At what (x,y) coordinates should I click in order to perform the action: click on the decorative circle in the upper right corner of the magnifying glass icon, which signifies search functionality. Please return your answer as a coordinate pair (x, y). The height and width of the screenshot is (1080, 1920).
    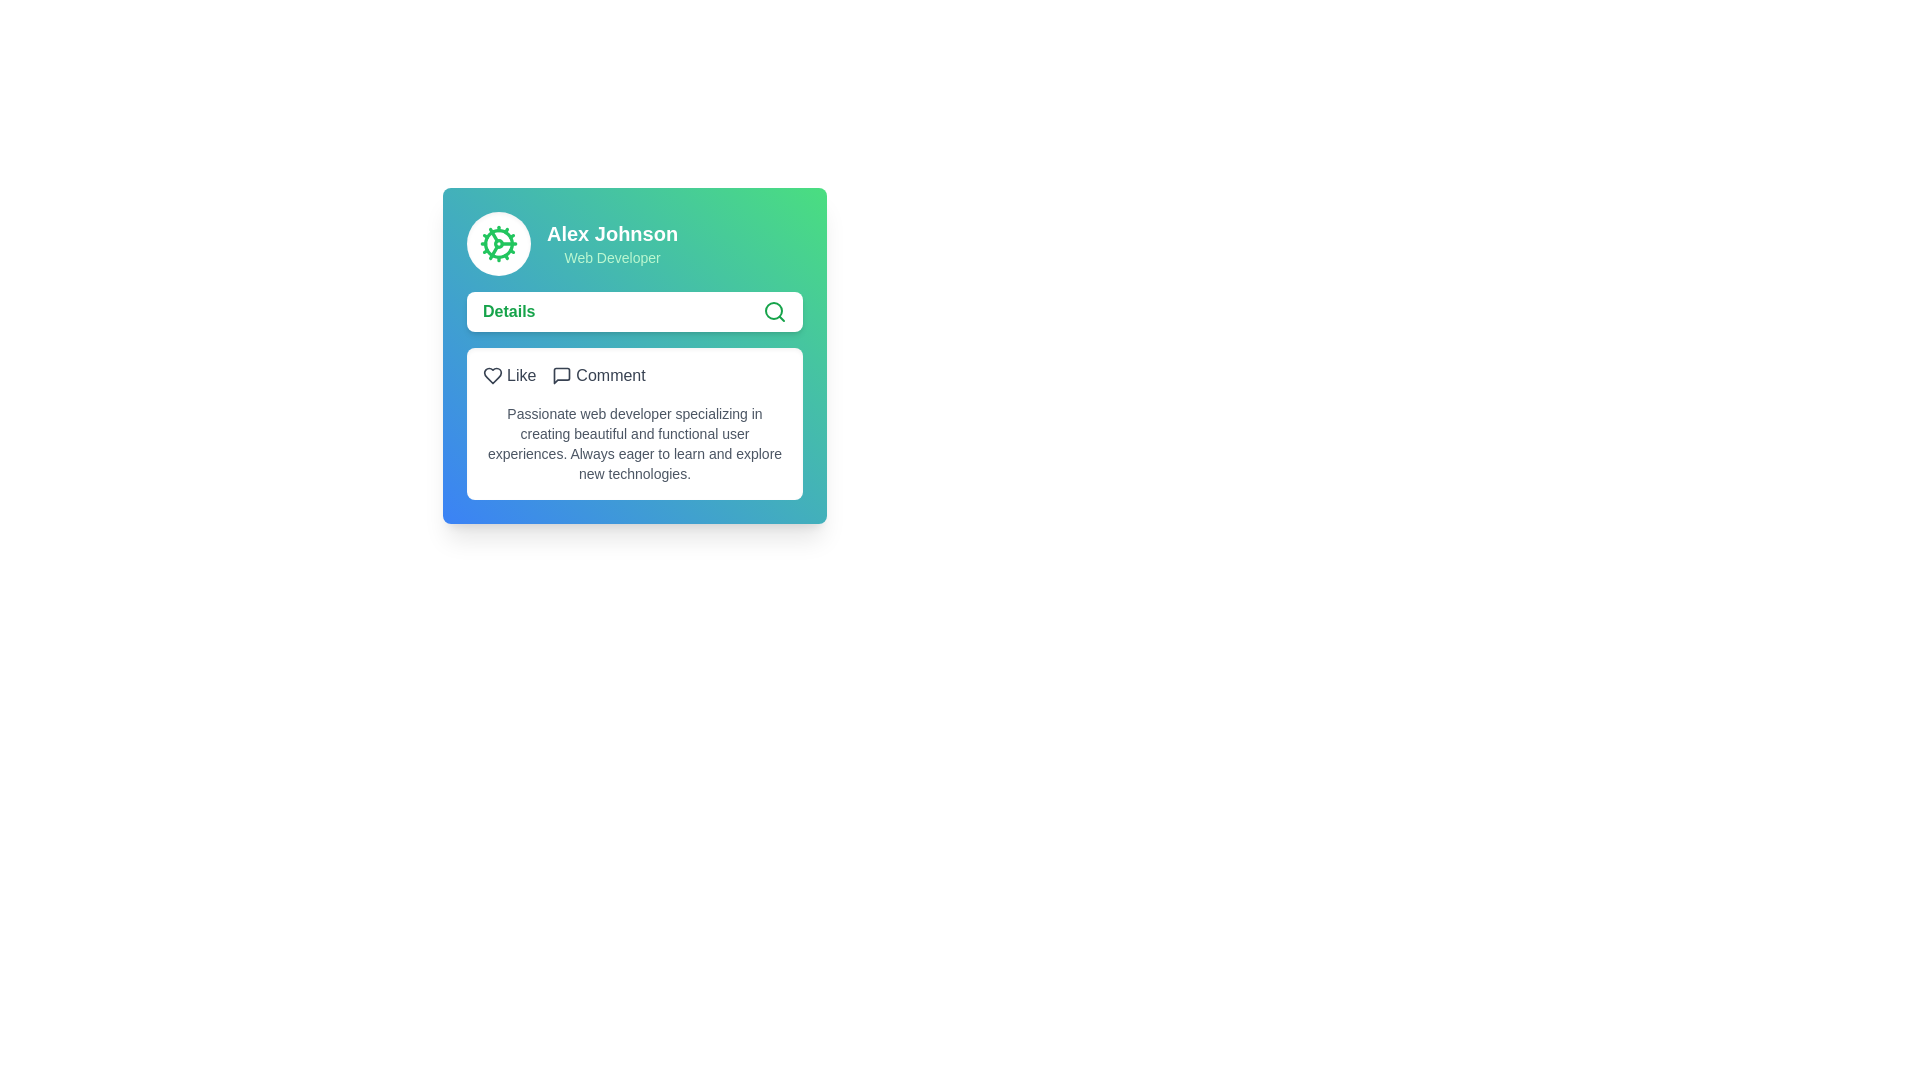
    Looking at the image, I should click on (772, 311).